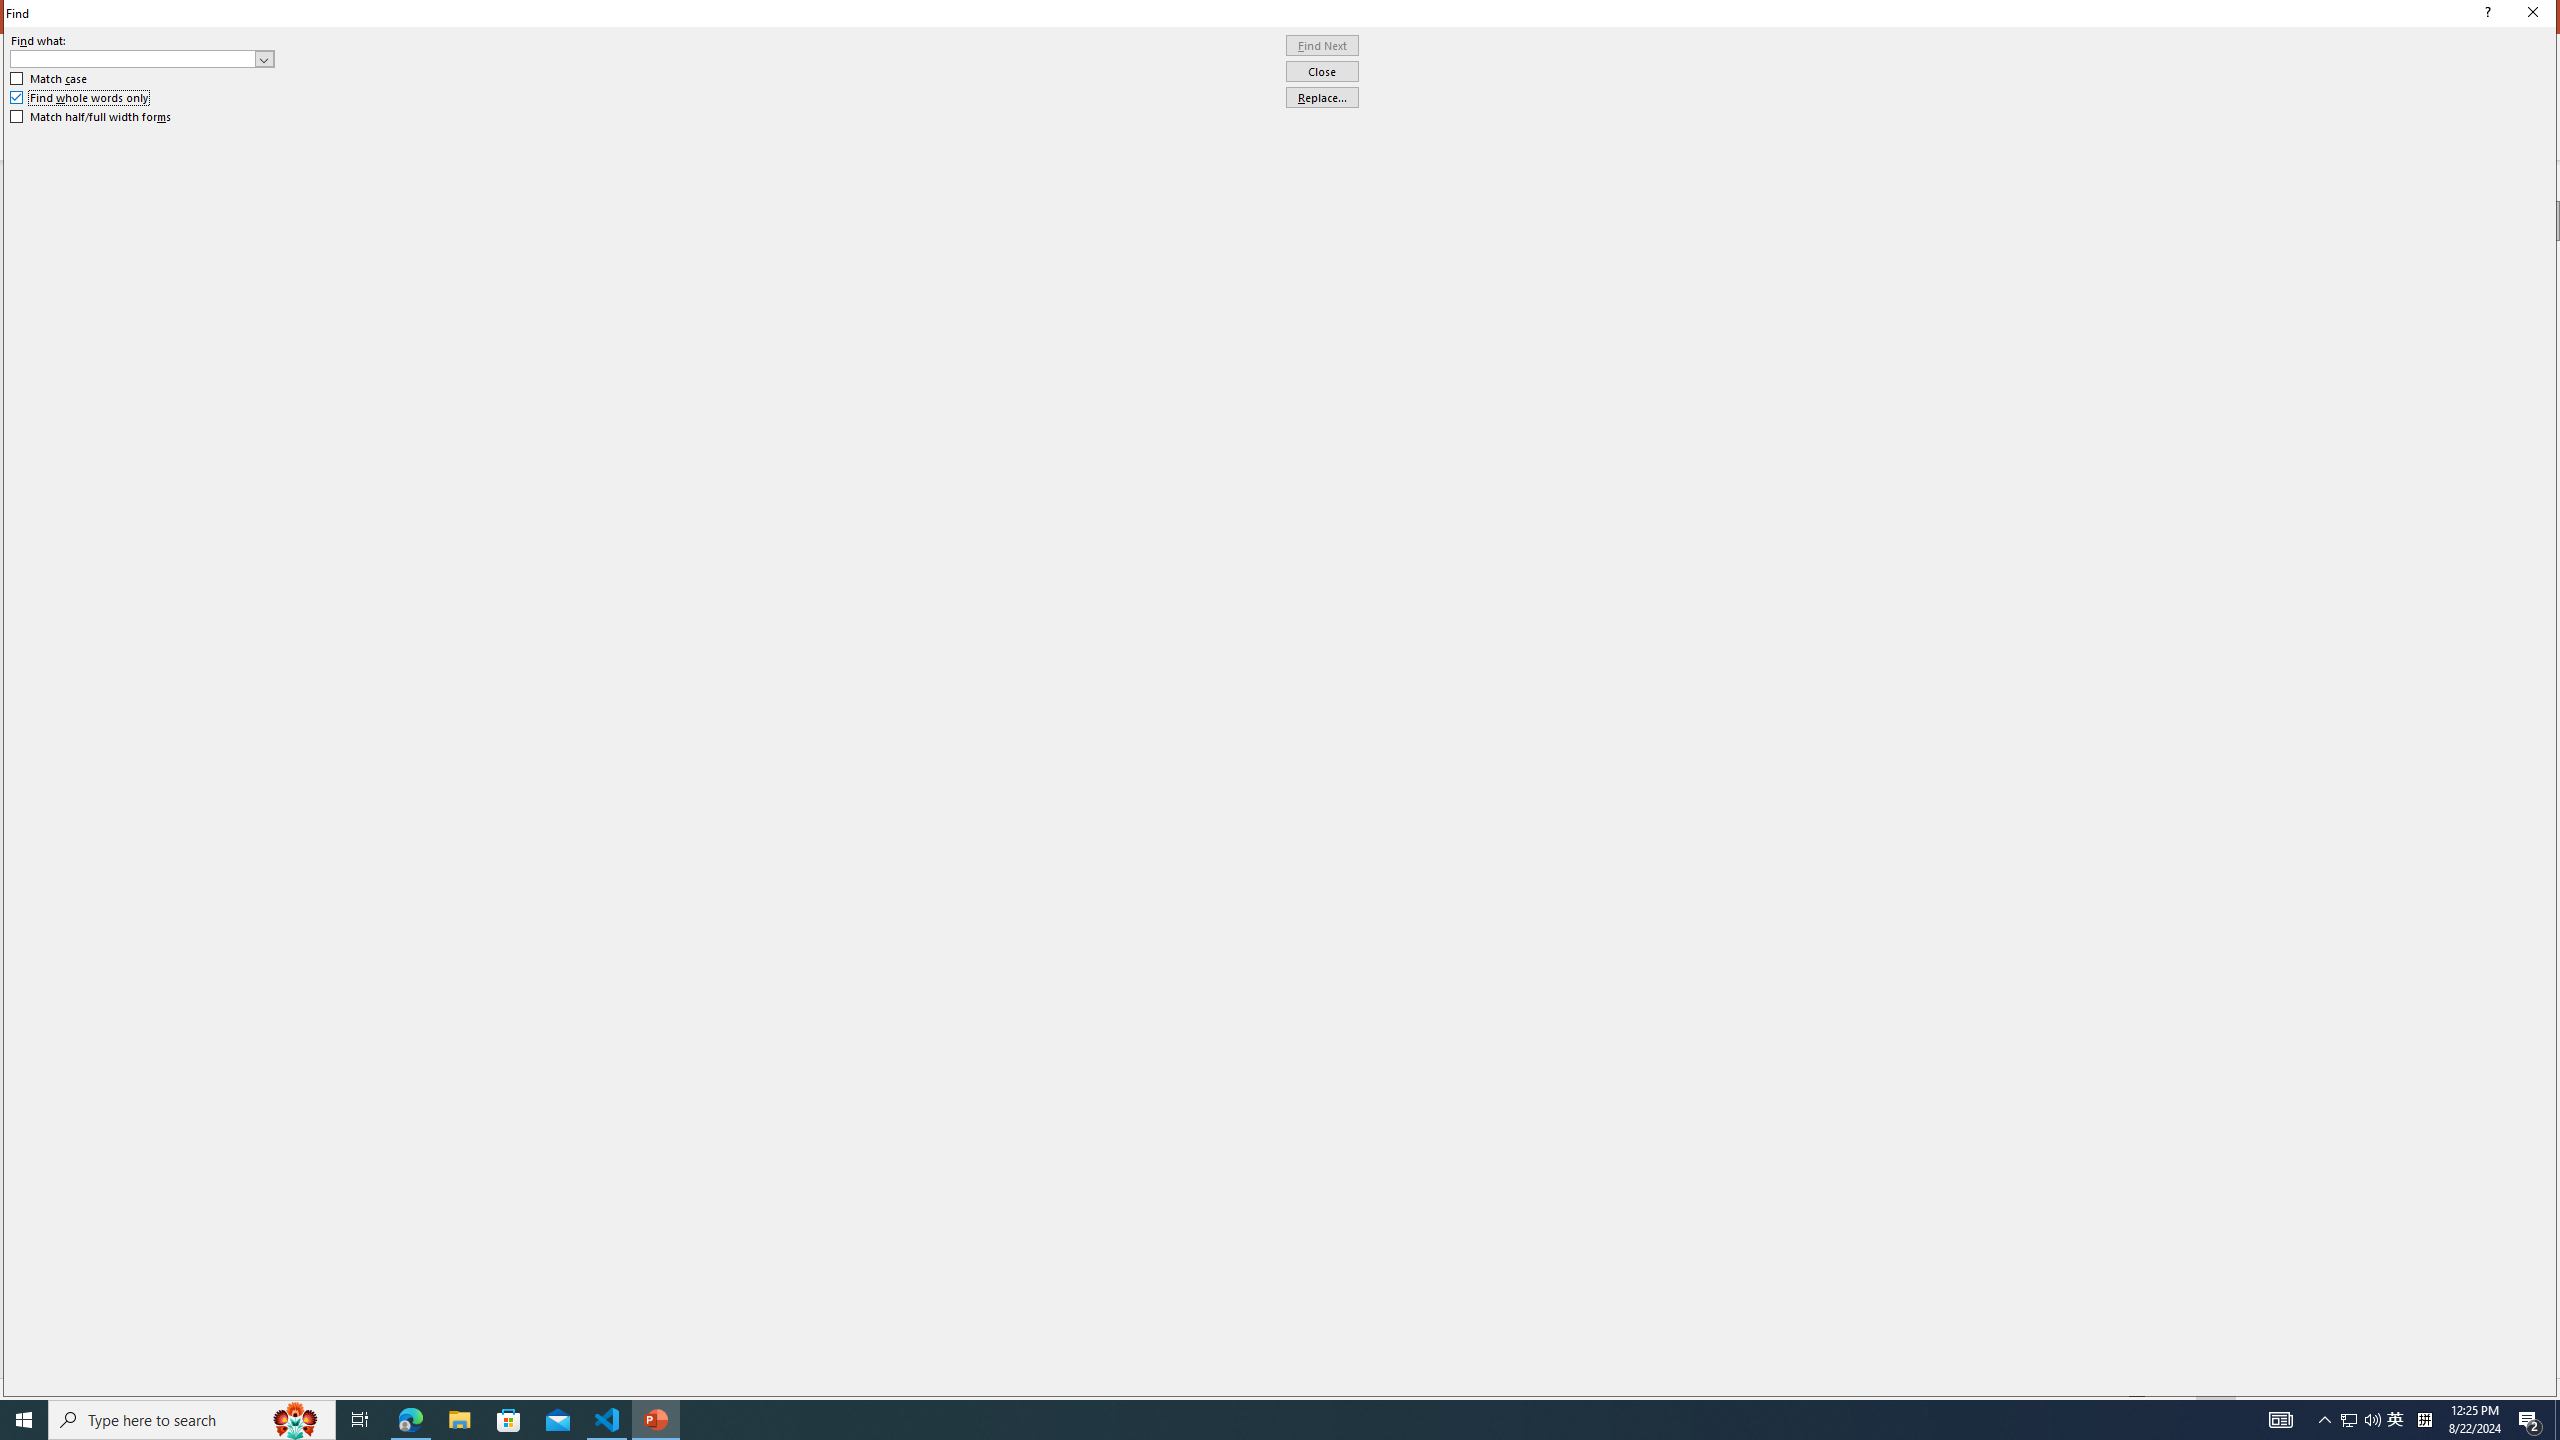  Describe the element at coordinates (80, 96) in the screenshot. I see `'Find whole words only'` at that location.